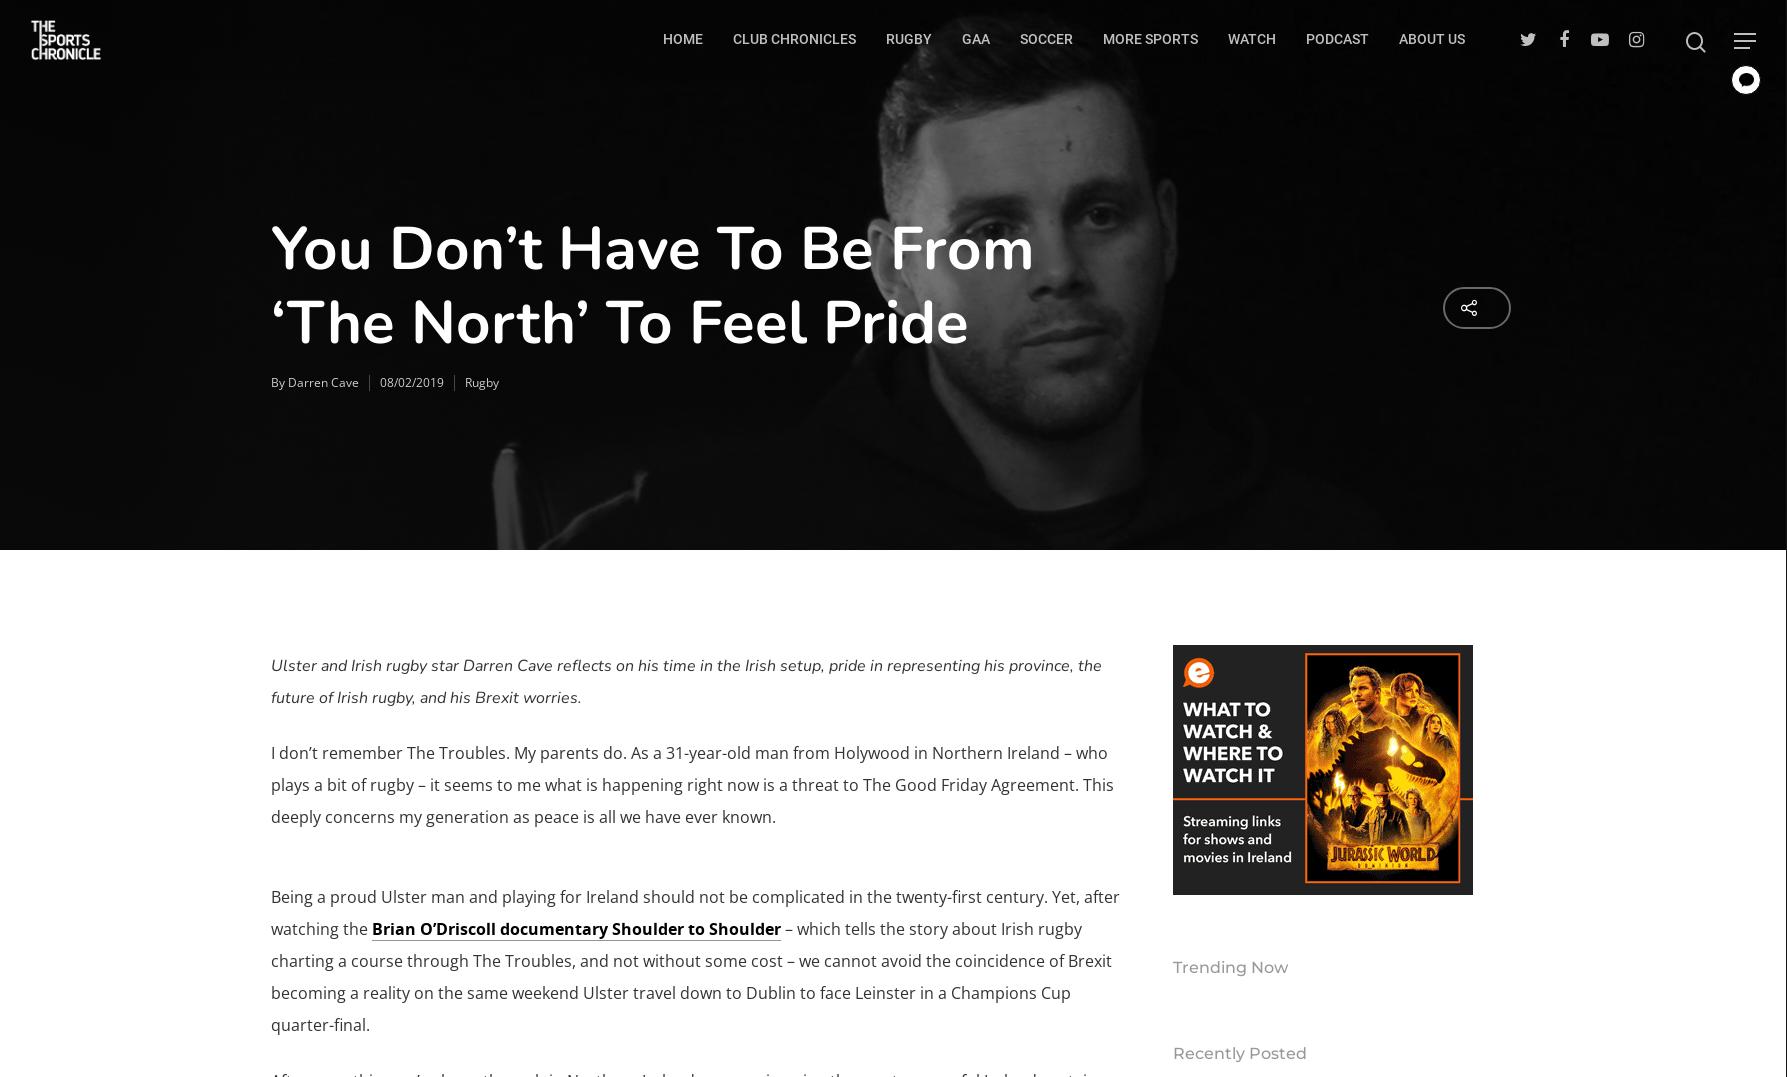 The width and height of the screenshot is (1787, 1077). I want to click on 'ABOUT US', so click(1398, 37).